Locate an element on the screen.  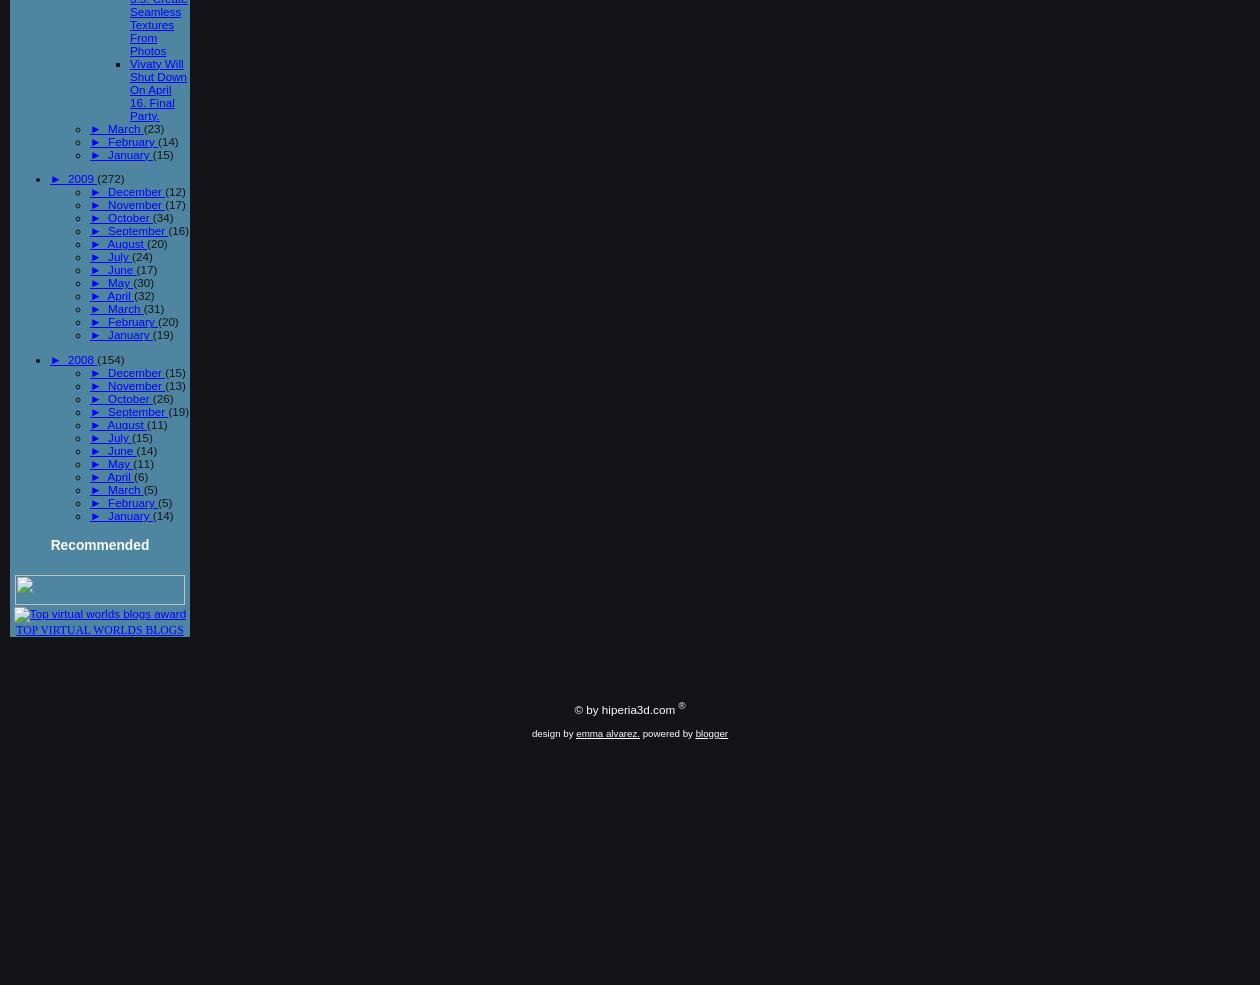
'(26)' is located at coordinates (161, 397).